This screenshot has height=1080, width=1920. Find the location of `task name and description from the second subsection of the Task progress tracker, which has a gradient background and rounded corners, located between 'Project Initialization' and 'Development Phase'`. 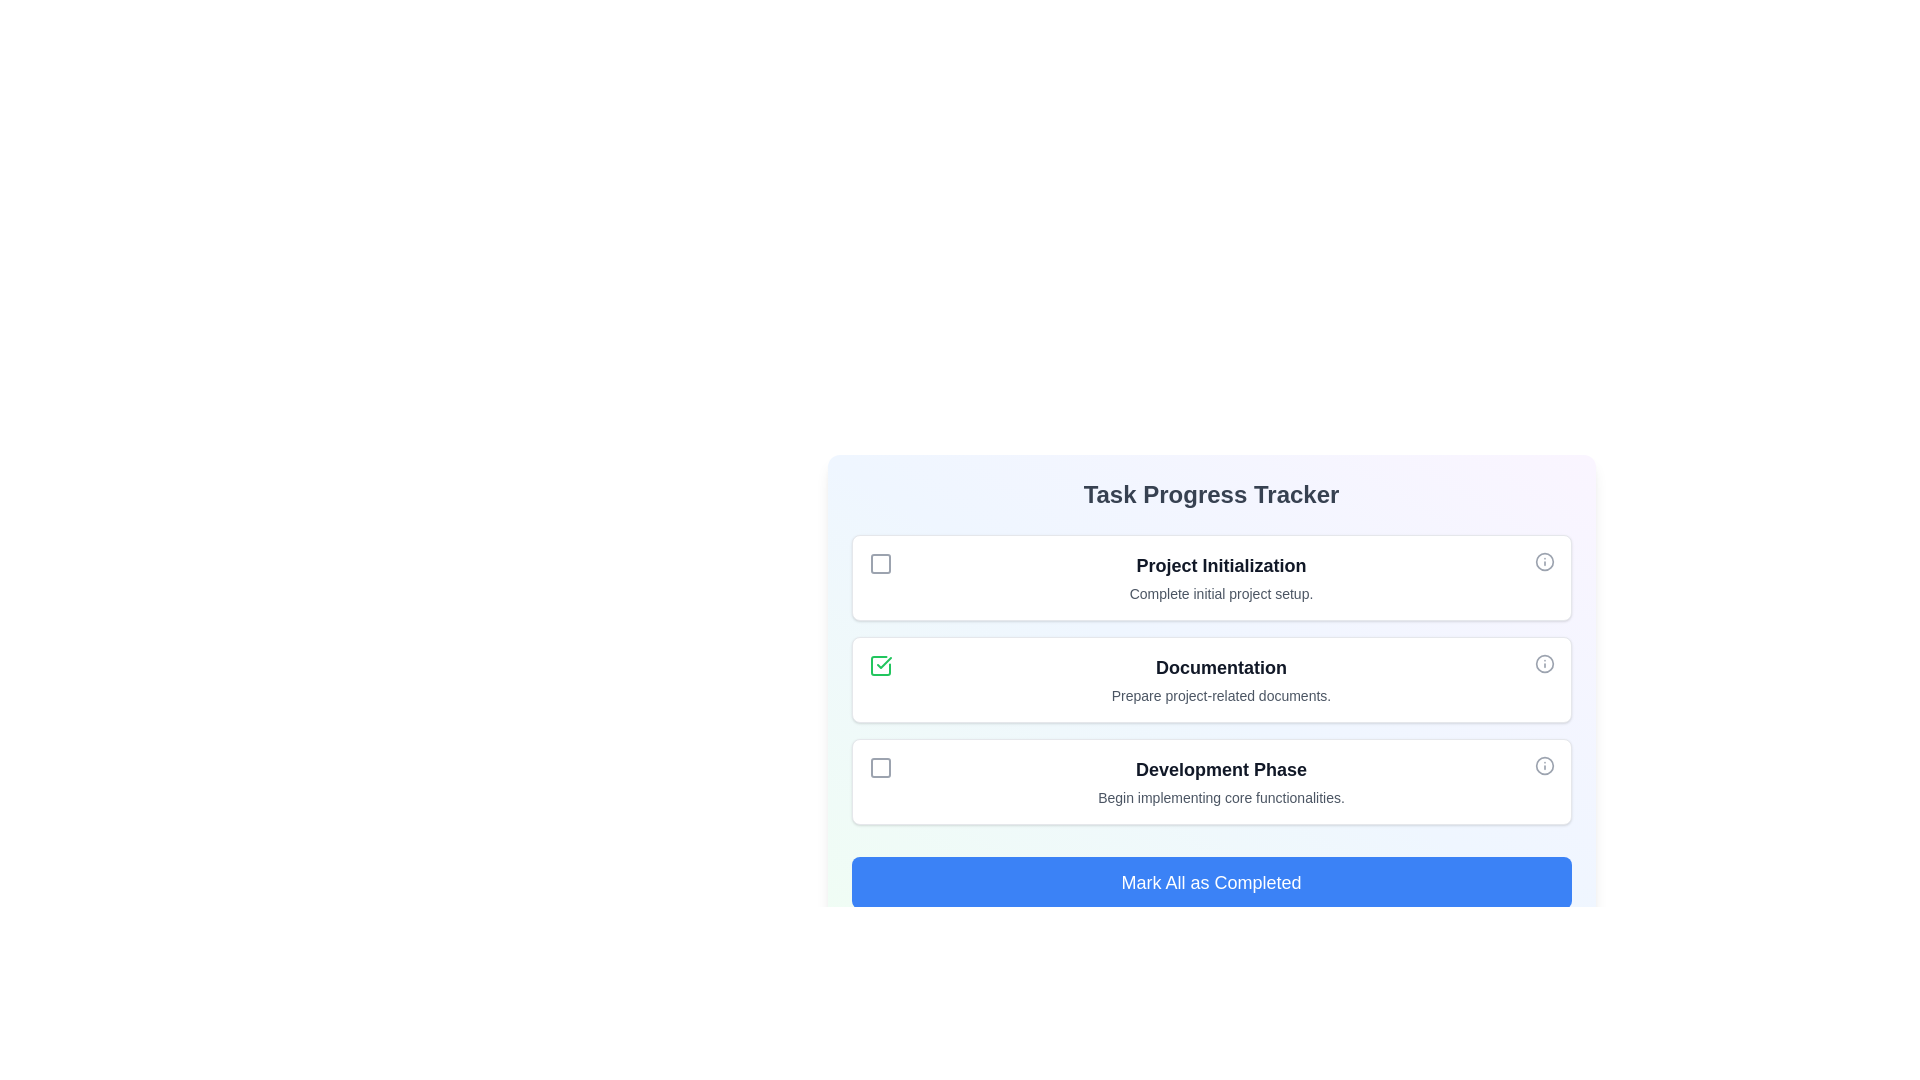

task name and description from the second subsection of the Task progress tracker, which has a gradient background and rounded corners, located between 'Project Initialization' and 'Development Phase' is located at coordinates (1210, 678).